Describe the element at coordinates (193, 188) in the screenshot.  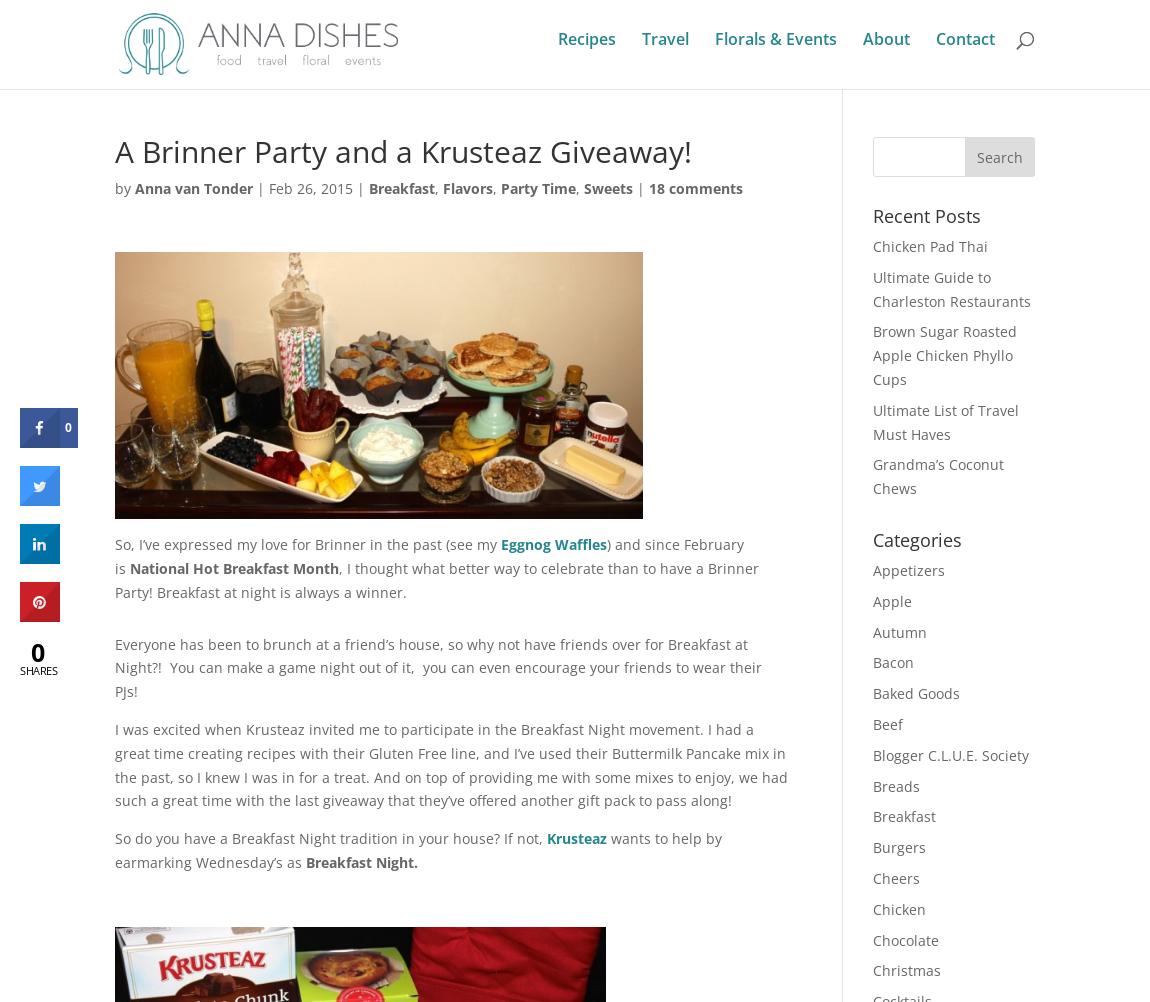
I see `'Anna van Tonder'` at that location.